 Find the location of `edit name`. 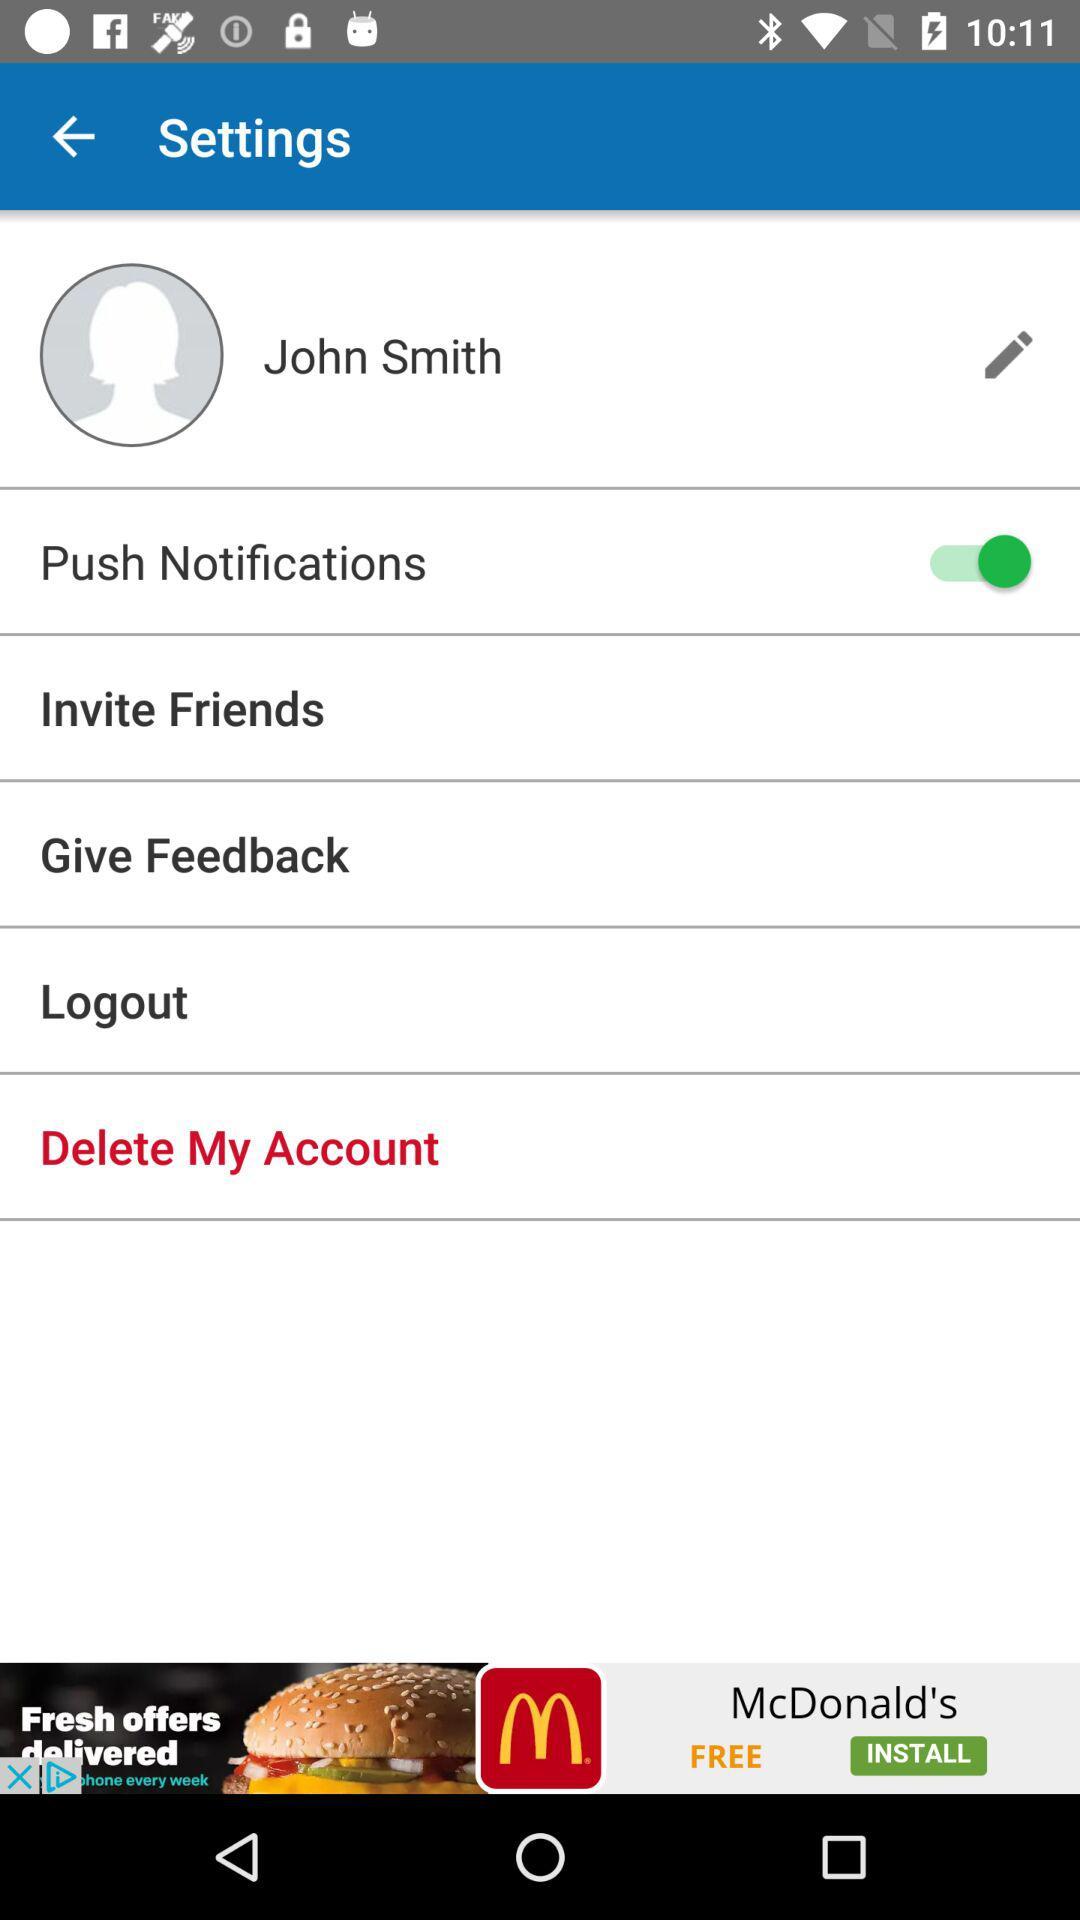

edit name is located at coordinates (1008, 354).